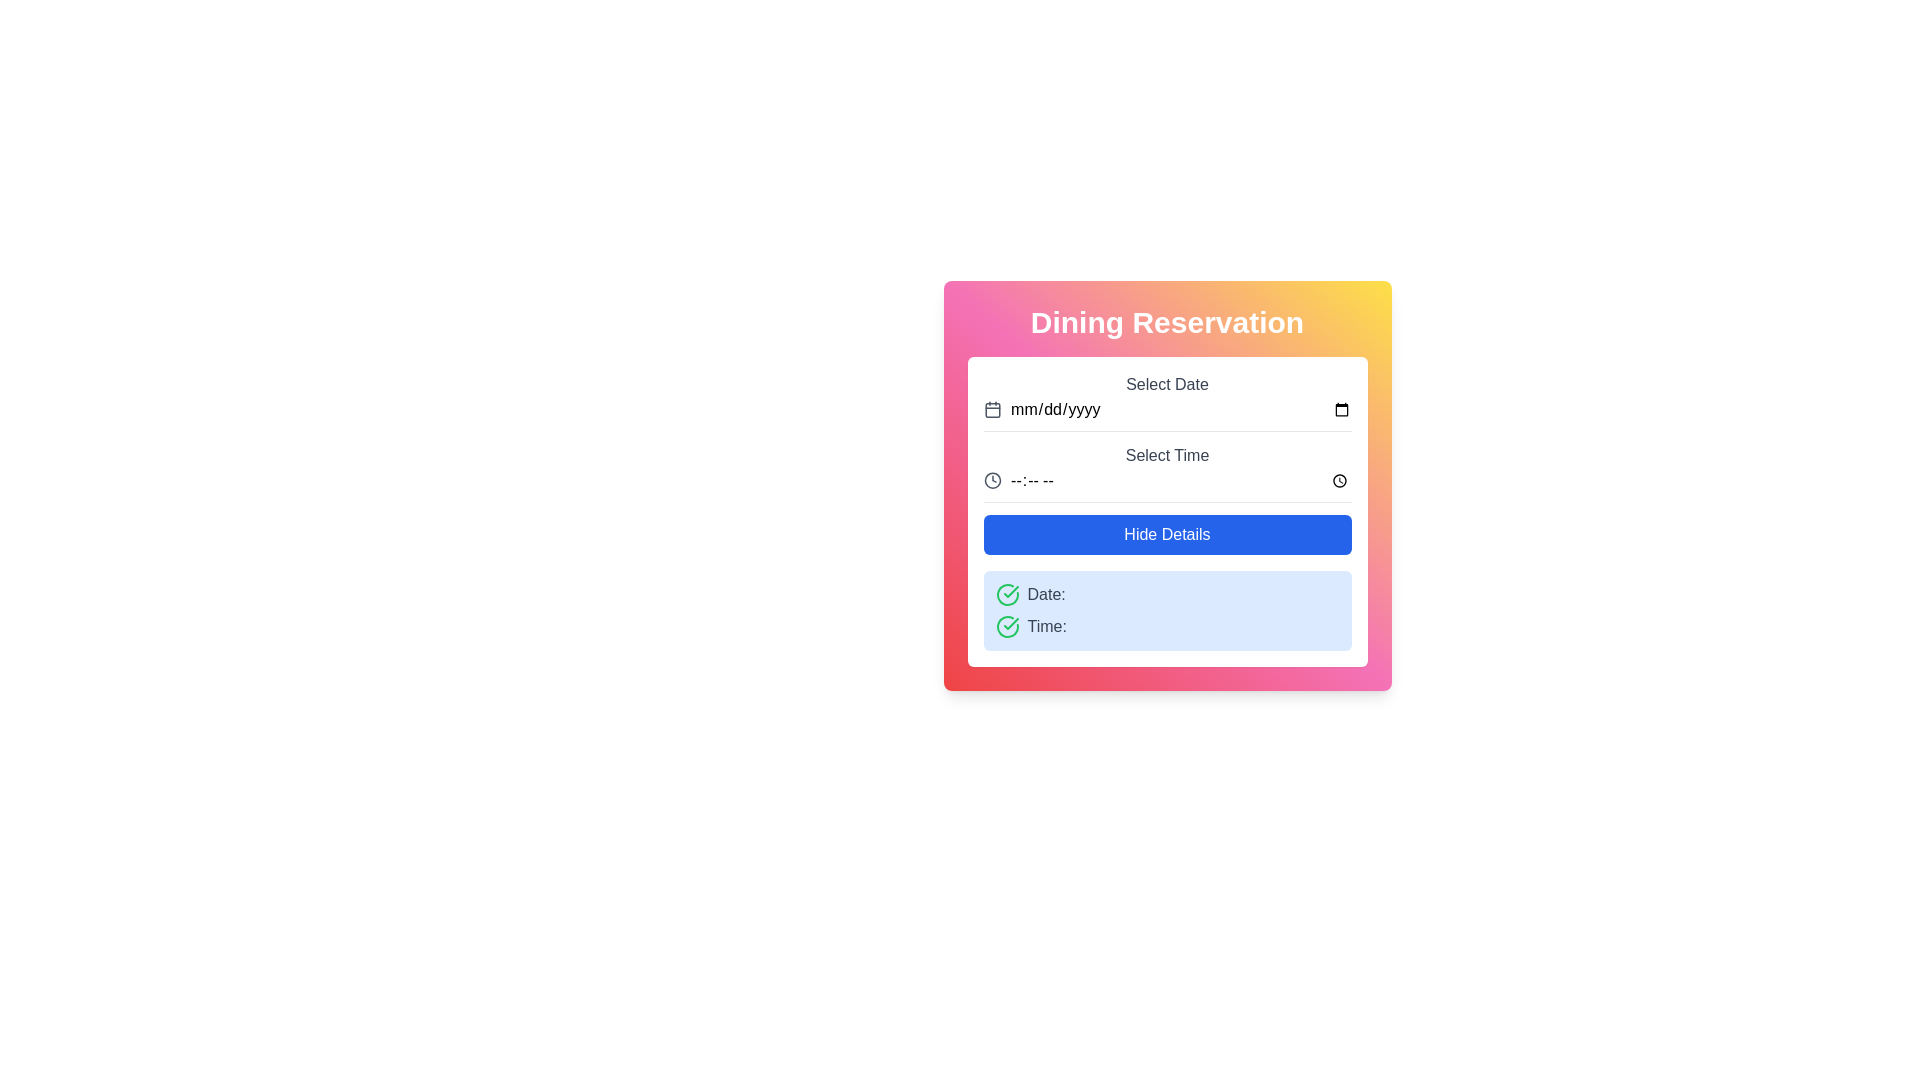 The image size is (1920, 1080). Describe the element at coordinates (1167, 609) in the screenshot. I see `the Status Card element located at the bottom of the centered card interface, which displays the successful selection or validation of 'Date:' and 'Time:'` at that location.